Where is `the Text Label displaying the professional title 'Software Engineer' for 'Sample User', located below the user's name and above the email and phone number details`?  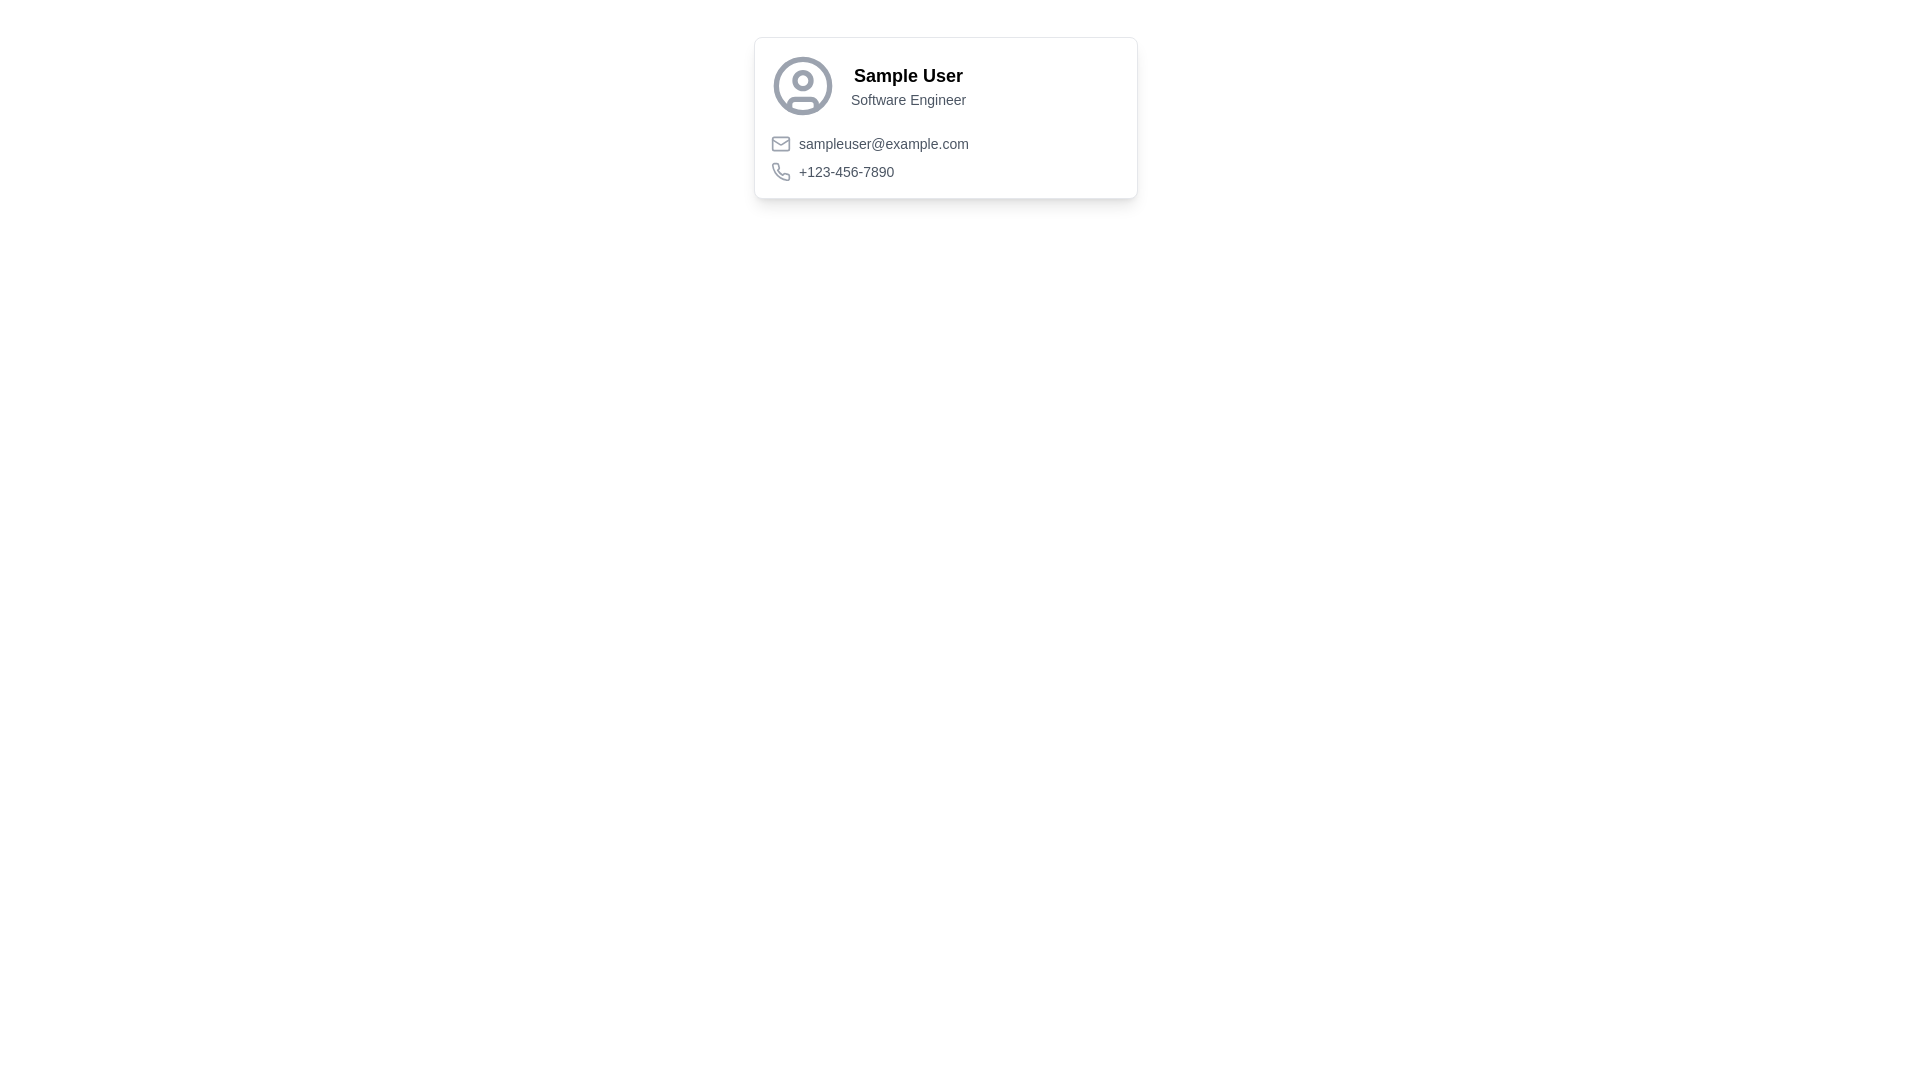
the Text Label displaying the professional title 'Software Engineer' for 'Sample User', located below the user's name and above the email and phone number details is located at coordinates (907, 100).